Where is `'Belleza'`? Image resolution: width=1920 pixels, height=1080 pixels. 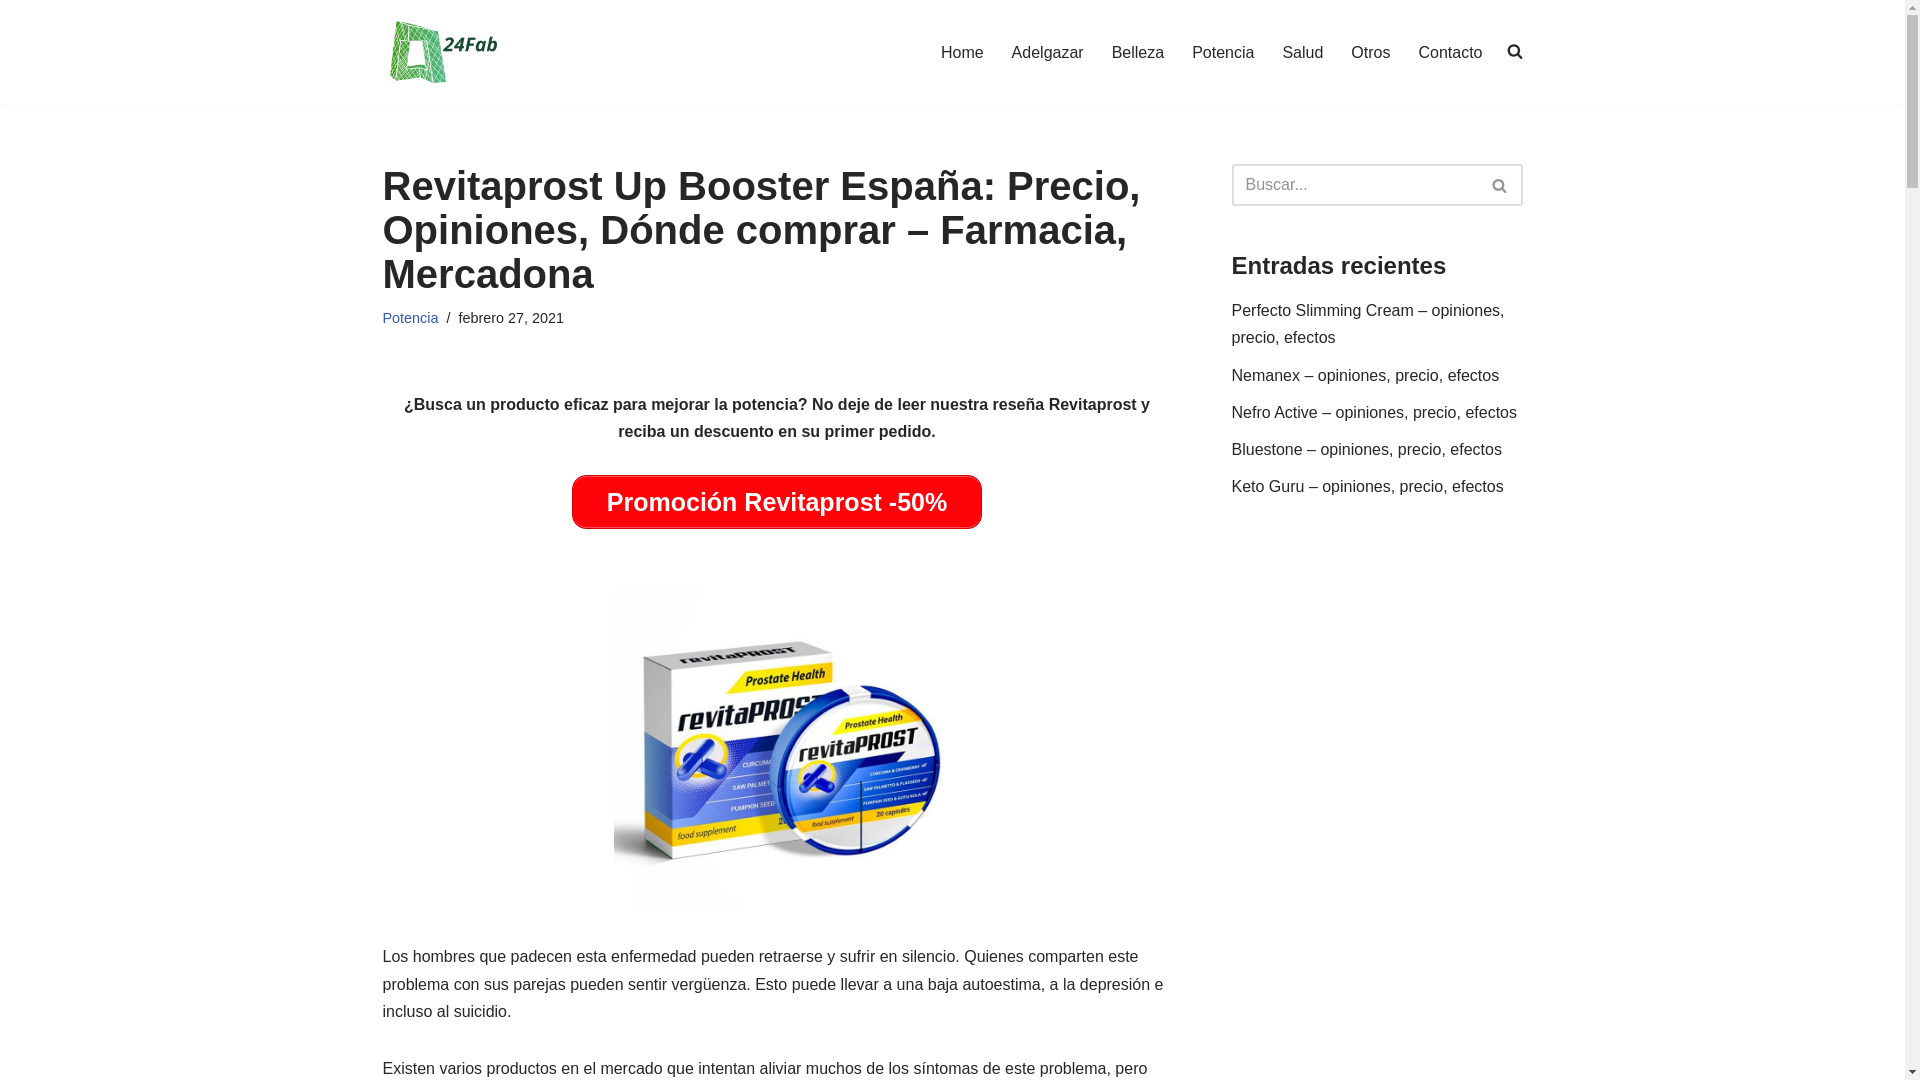 'Belleza' is located at coordinates (1137, 51).